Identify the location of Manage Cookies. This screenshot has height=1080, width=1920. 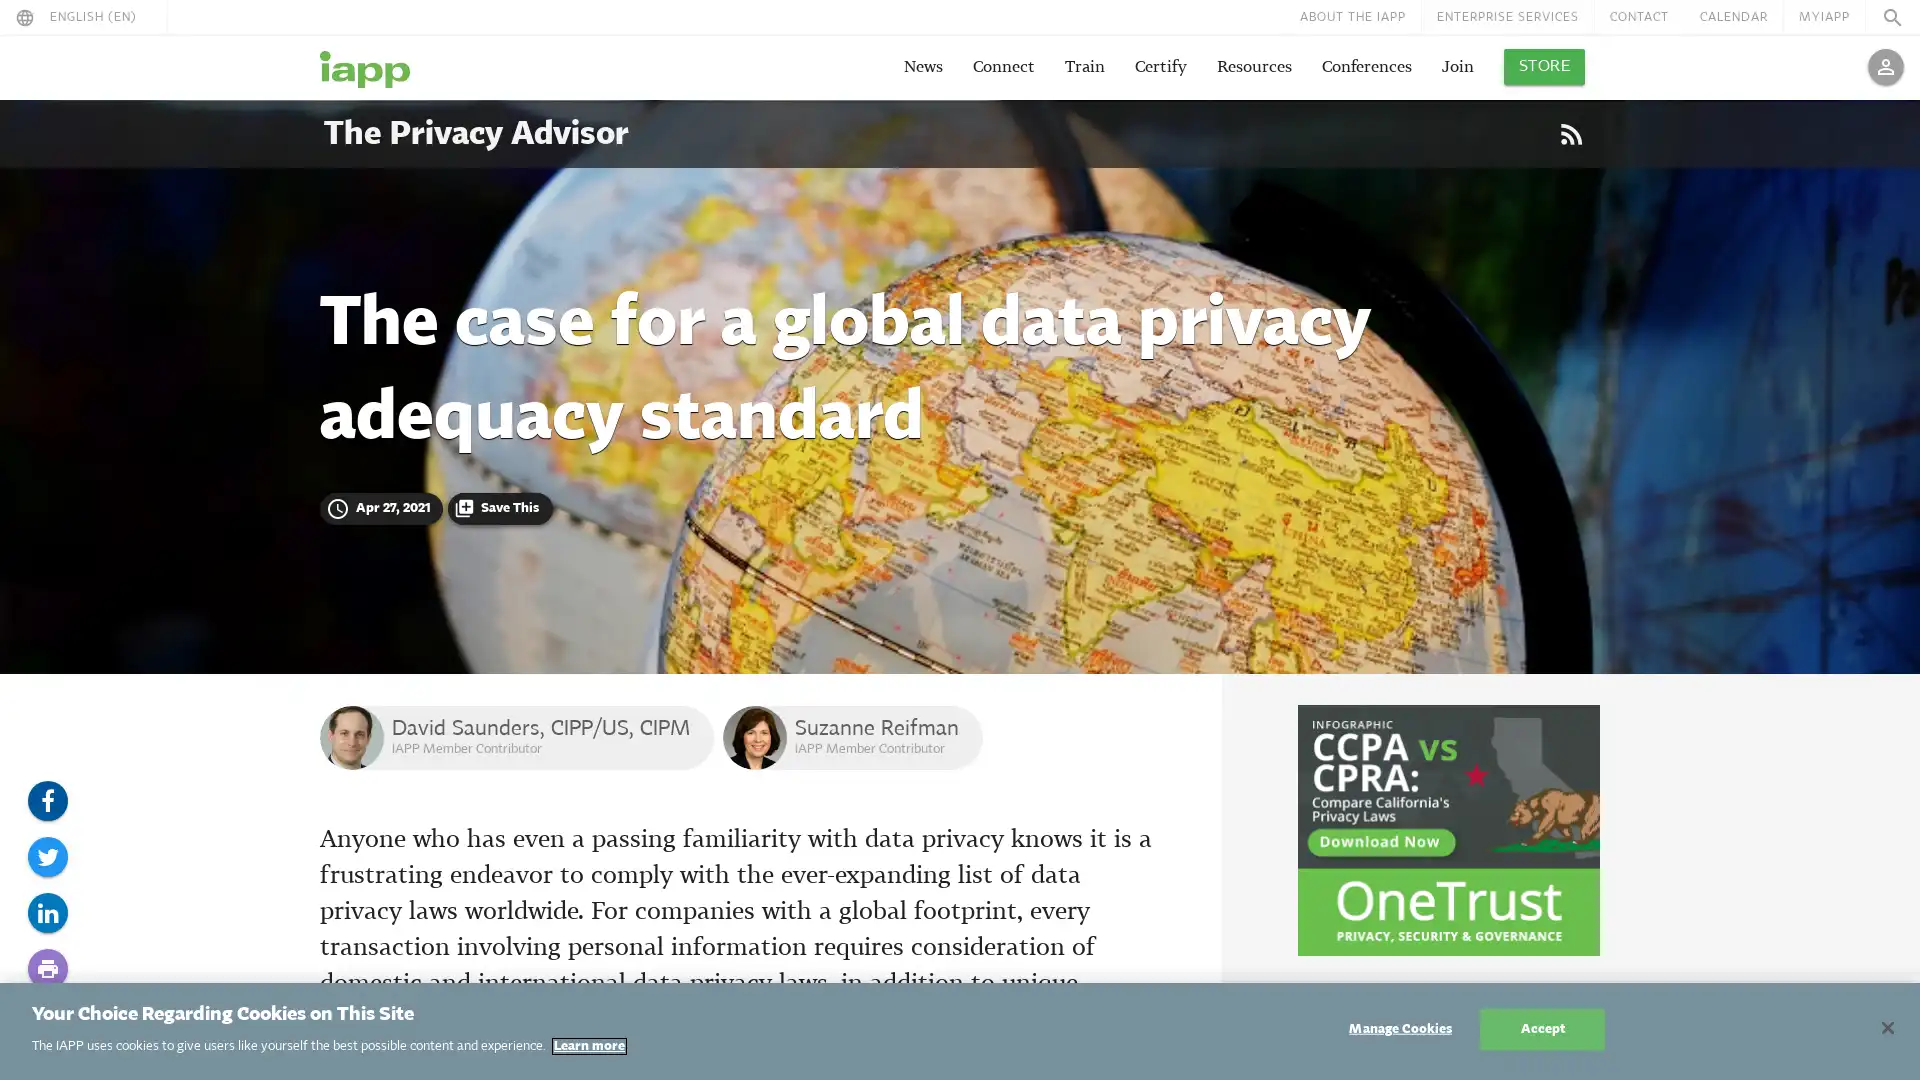
(1399, 1029).